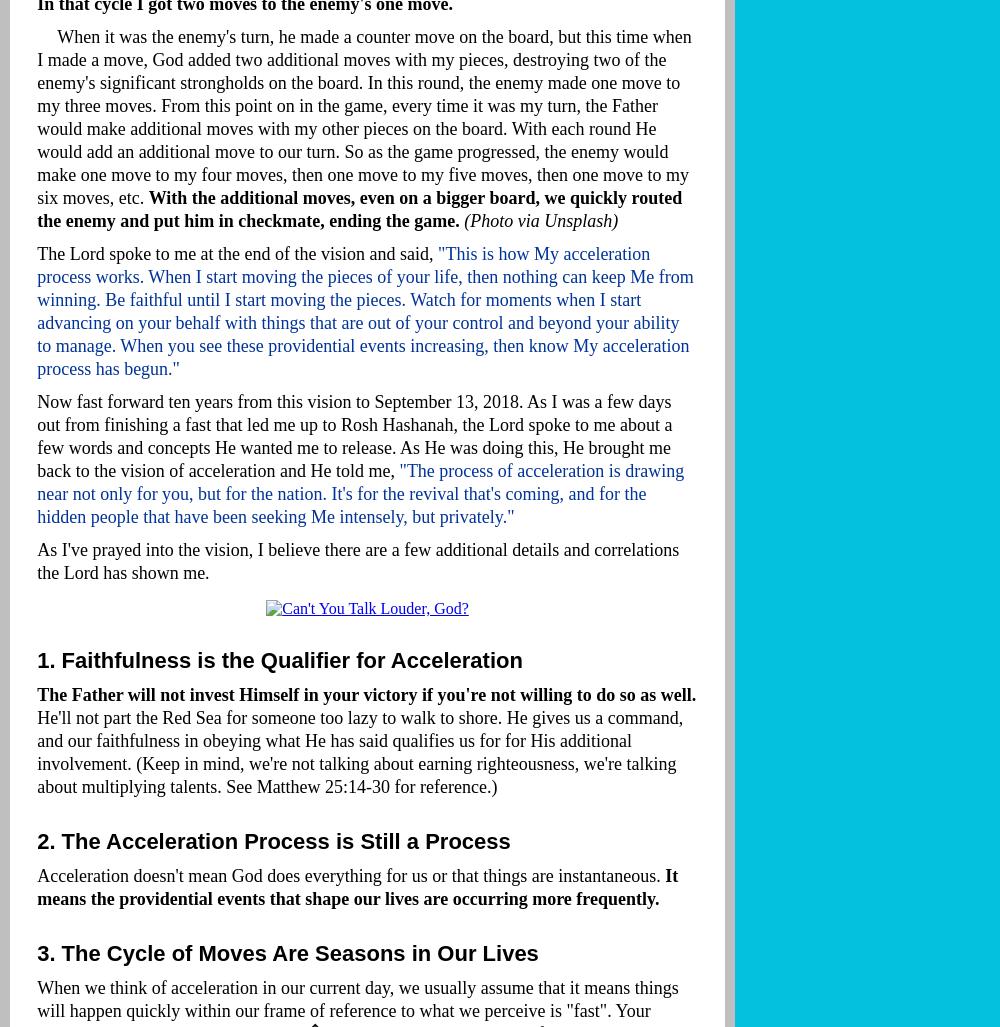 The height and width of the screenshot is (1027, 1000). Describe the element at coordinates (279, 659) in the screenshot. I see `'1. Faithfulness is the Qualifier for Acceleration'` at that location.